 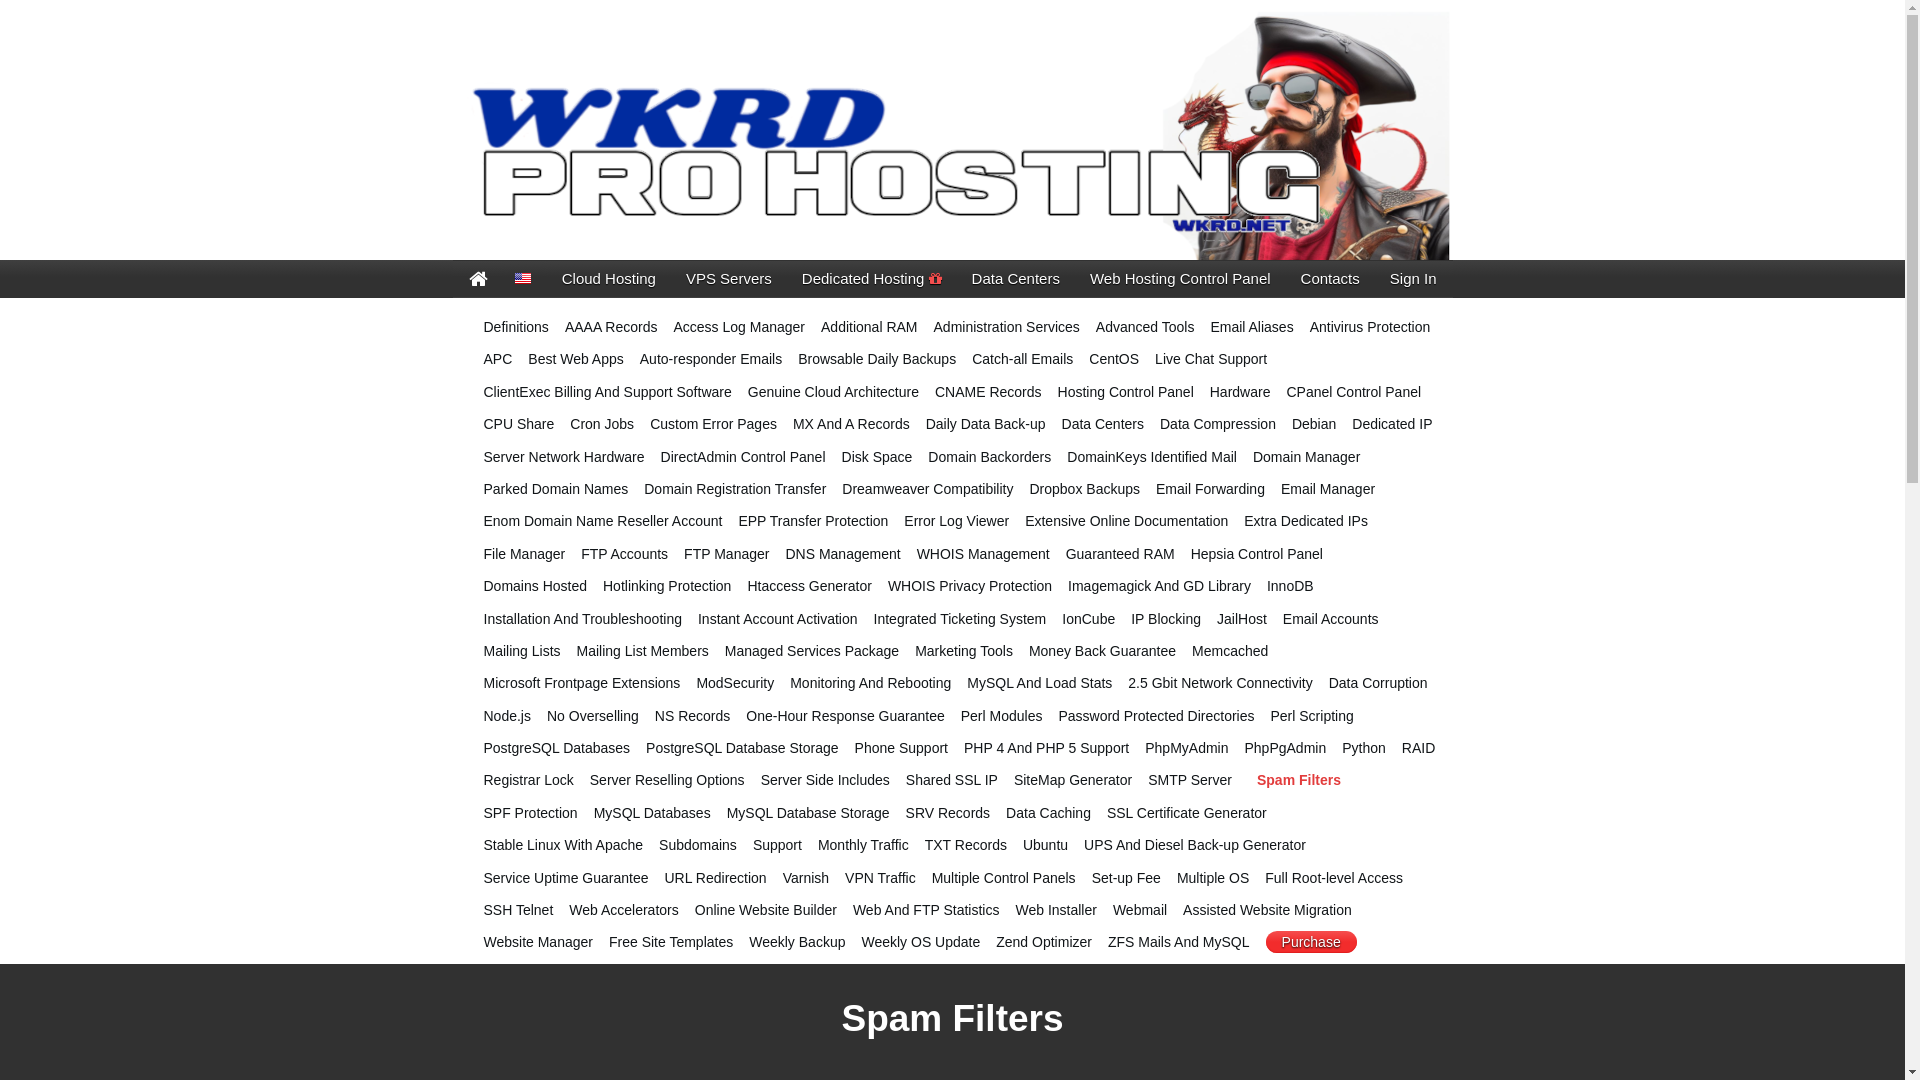 What do you see at coordinates (547, 278) in the screenshot?
I see `'Cloud Hosting'` at bounding box center [547, 278].